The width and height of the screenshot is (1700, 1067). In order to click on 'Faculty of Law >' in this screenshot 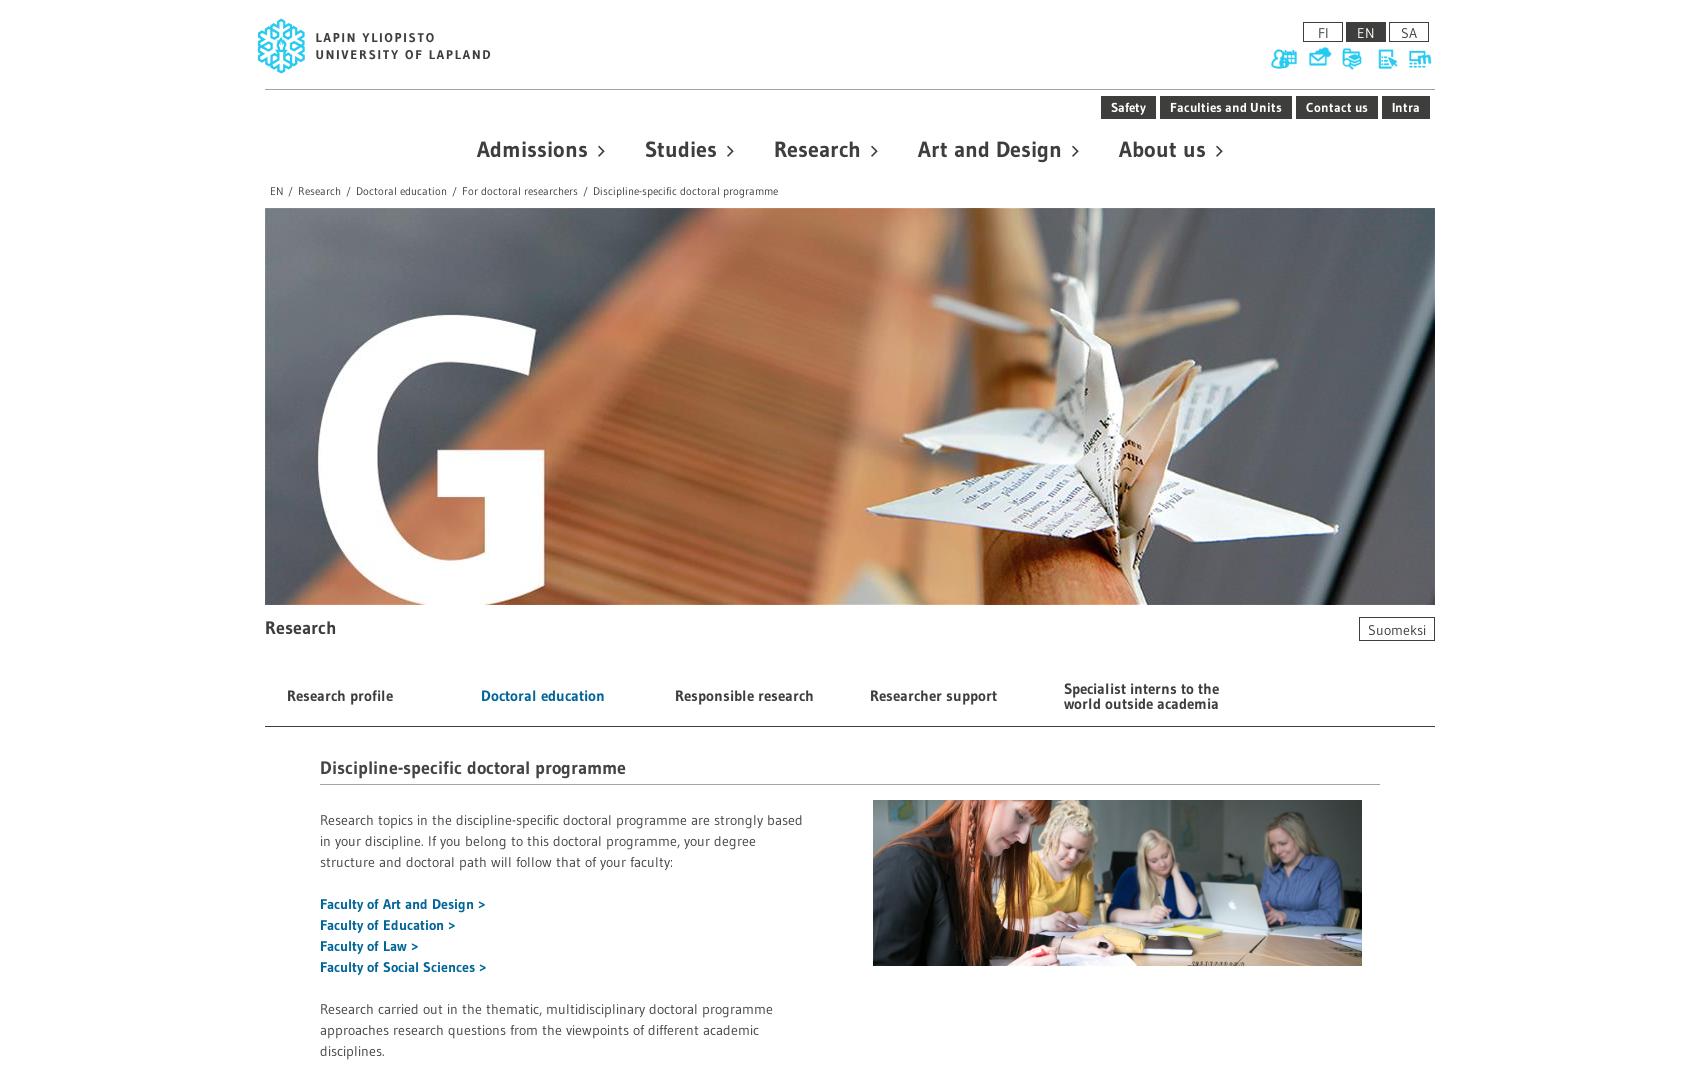, I will do `click(319, 945)`.